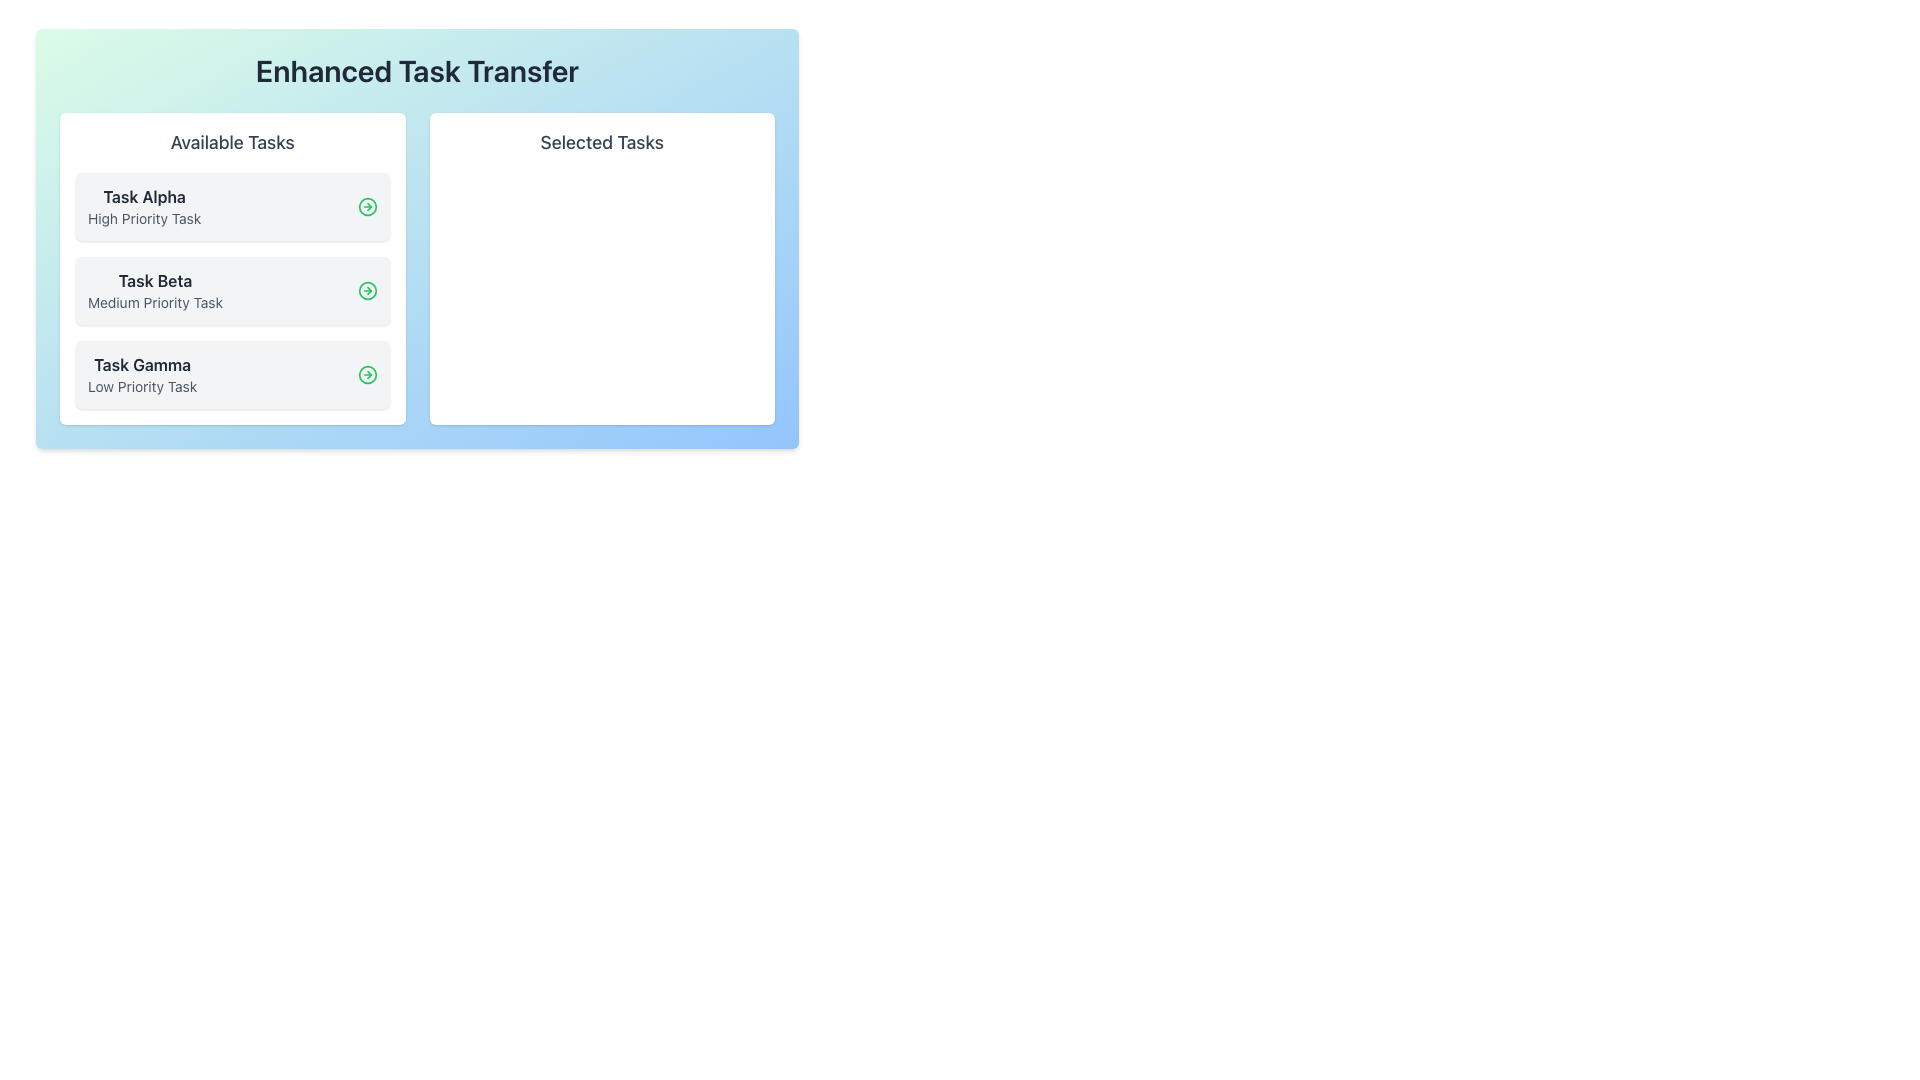  What do you see at coordinates (367, 374) in the screenshot?
I see `the Circular SVG component indicating the task's status in the 'Available Tasks' section of the 'Task Gamma' card, adjacent to the 'Low Priority Task' description` at bounding box center [367, 374].